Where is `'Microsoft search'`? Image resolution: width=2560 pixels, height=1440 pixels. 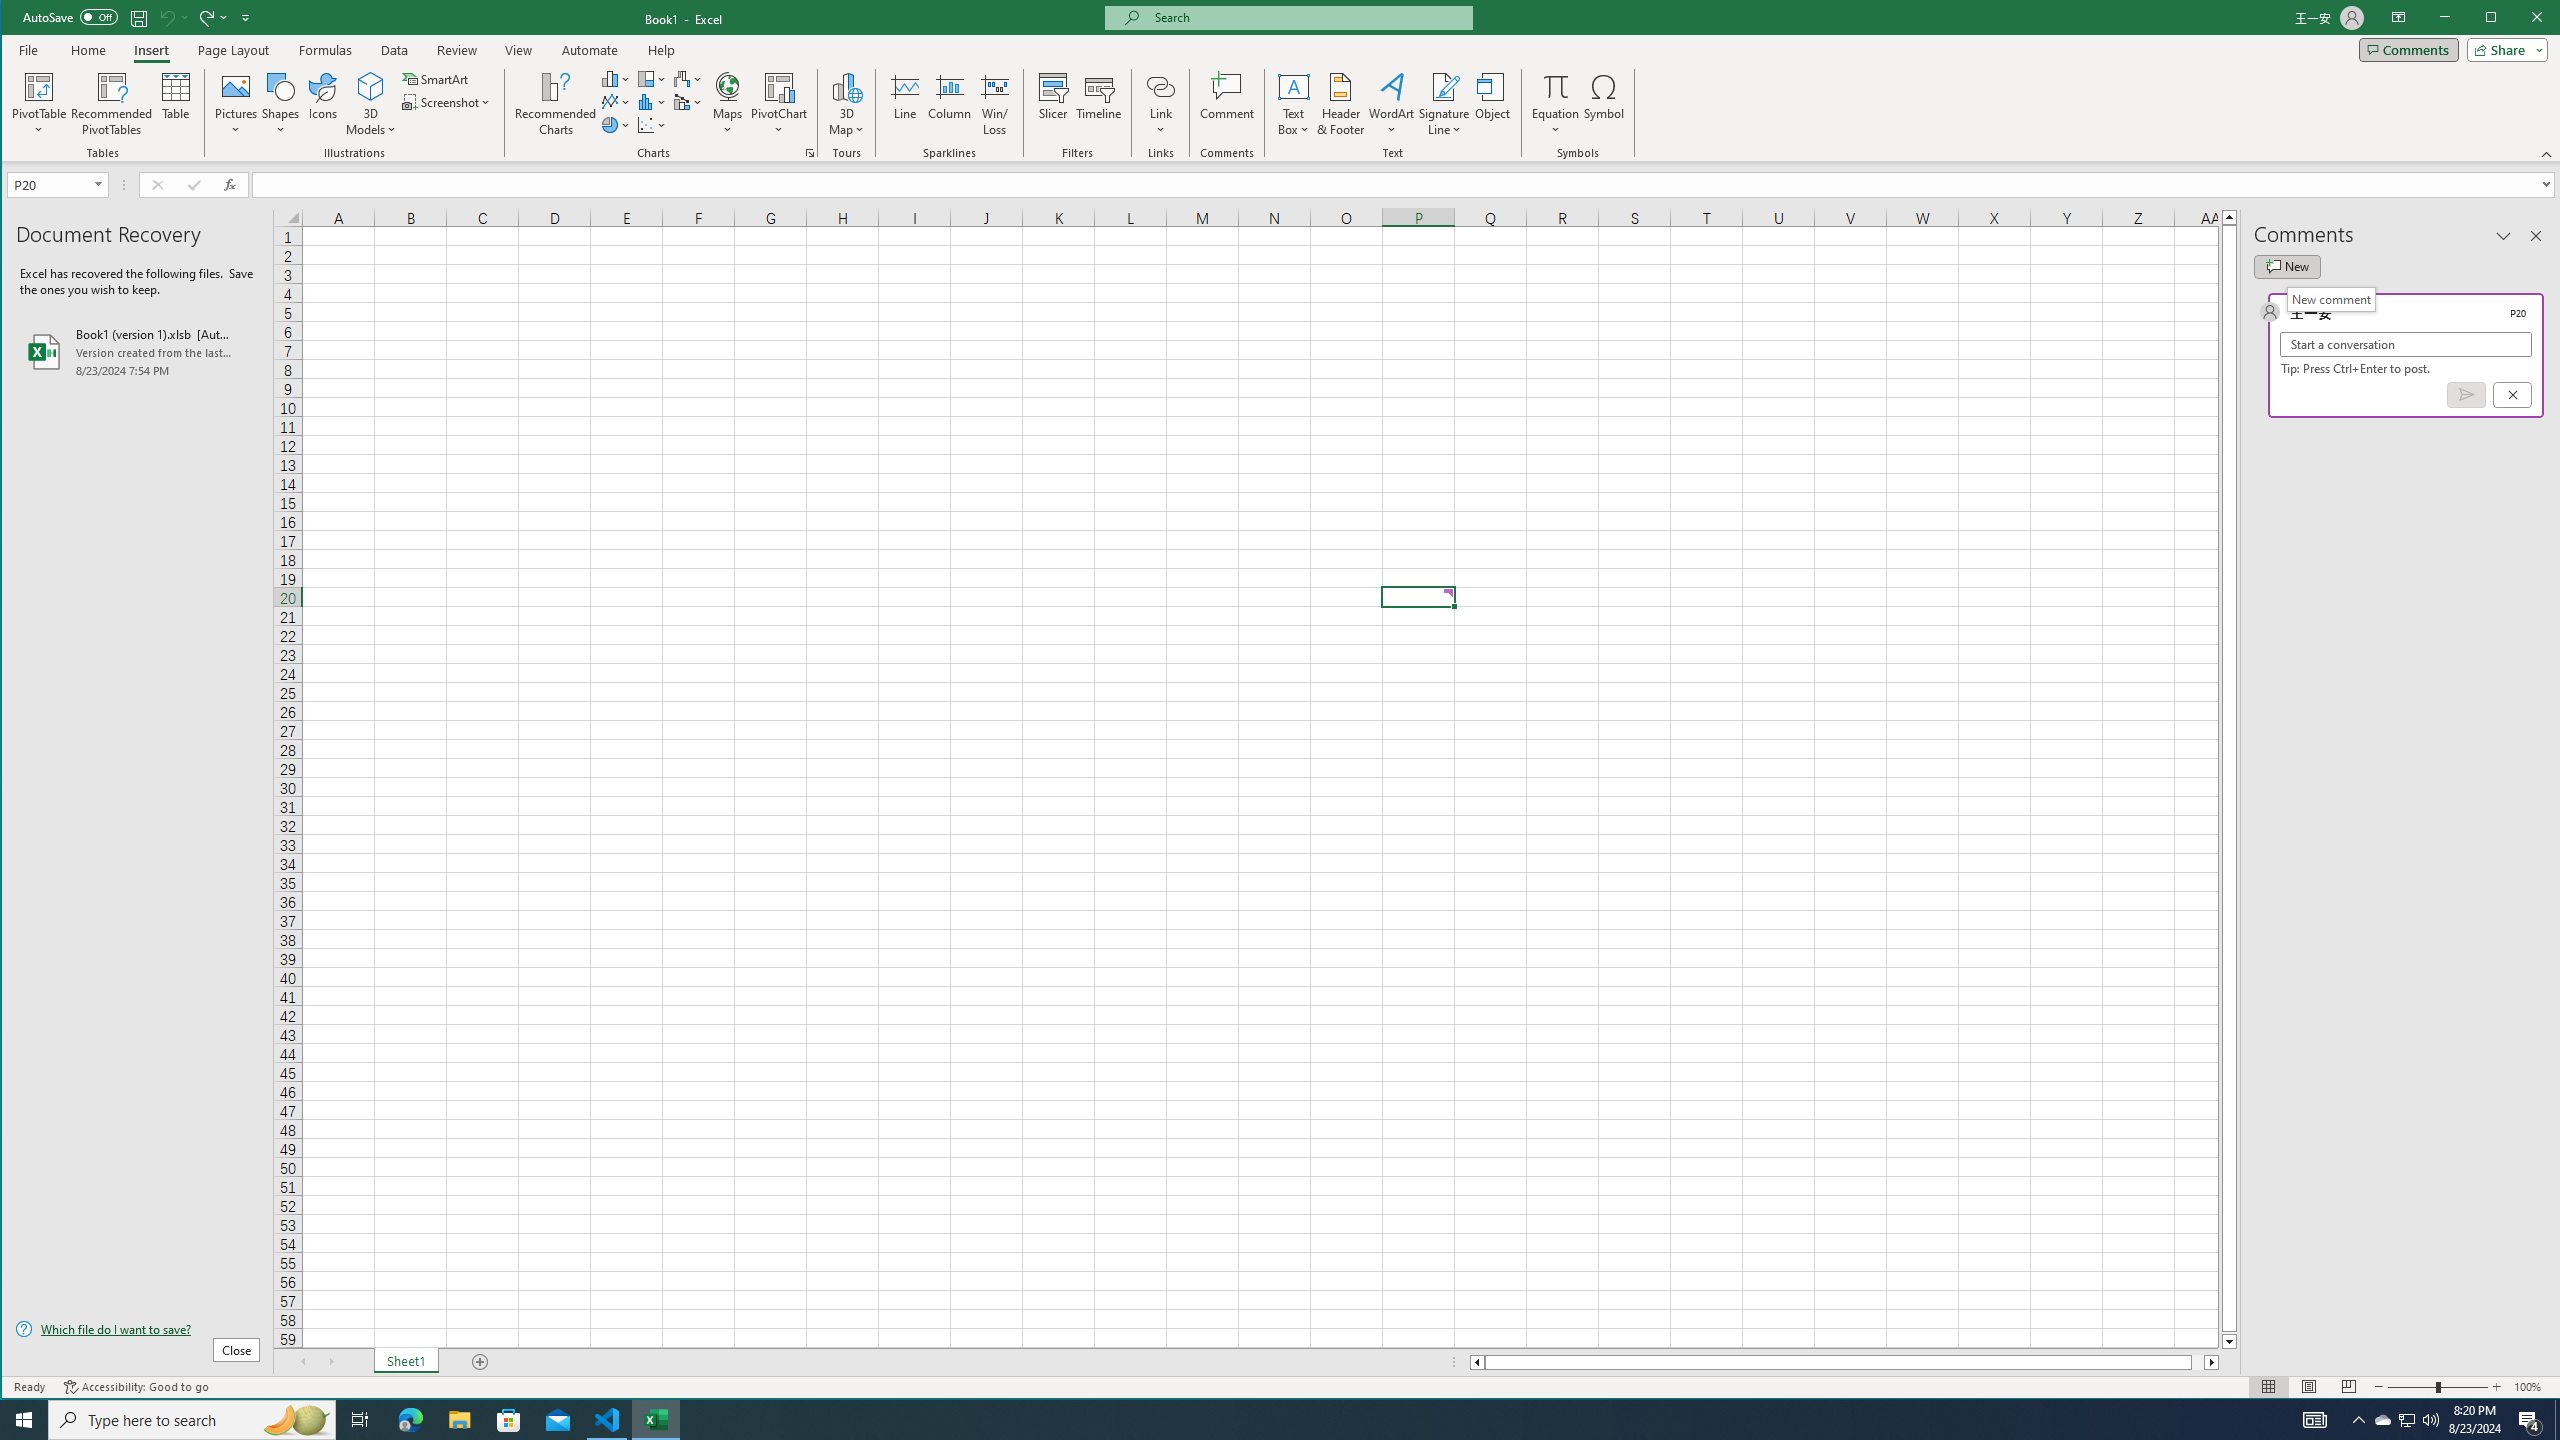
'Microsoft search' is located at coordinates (1304, 18).